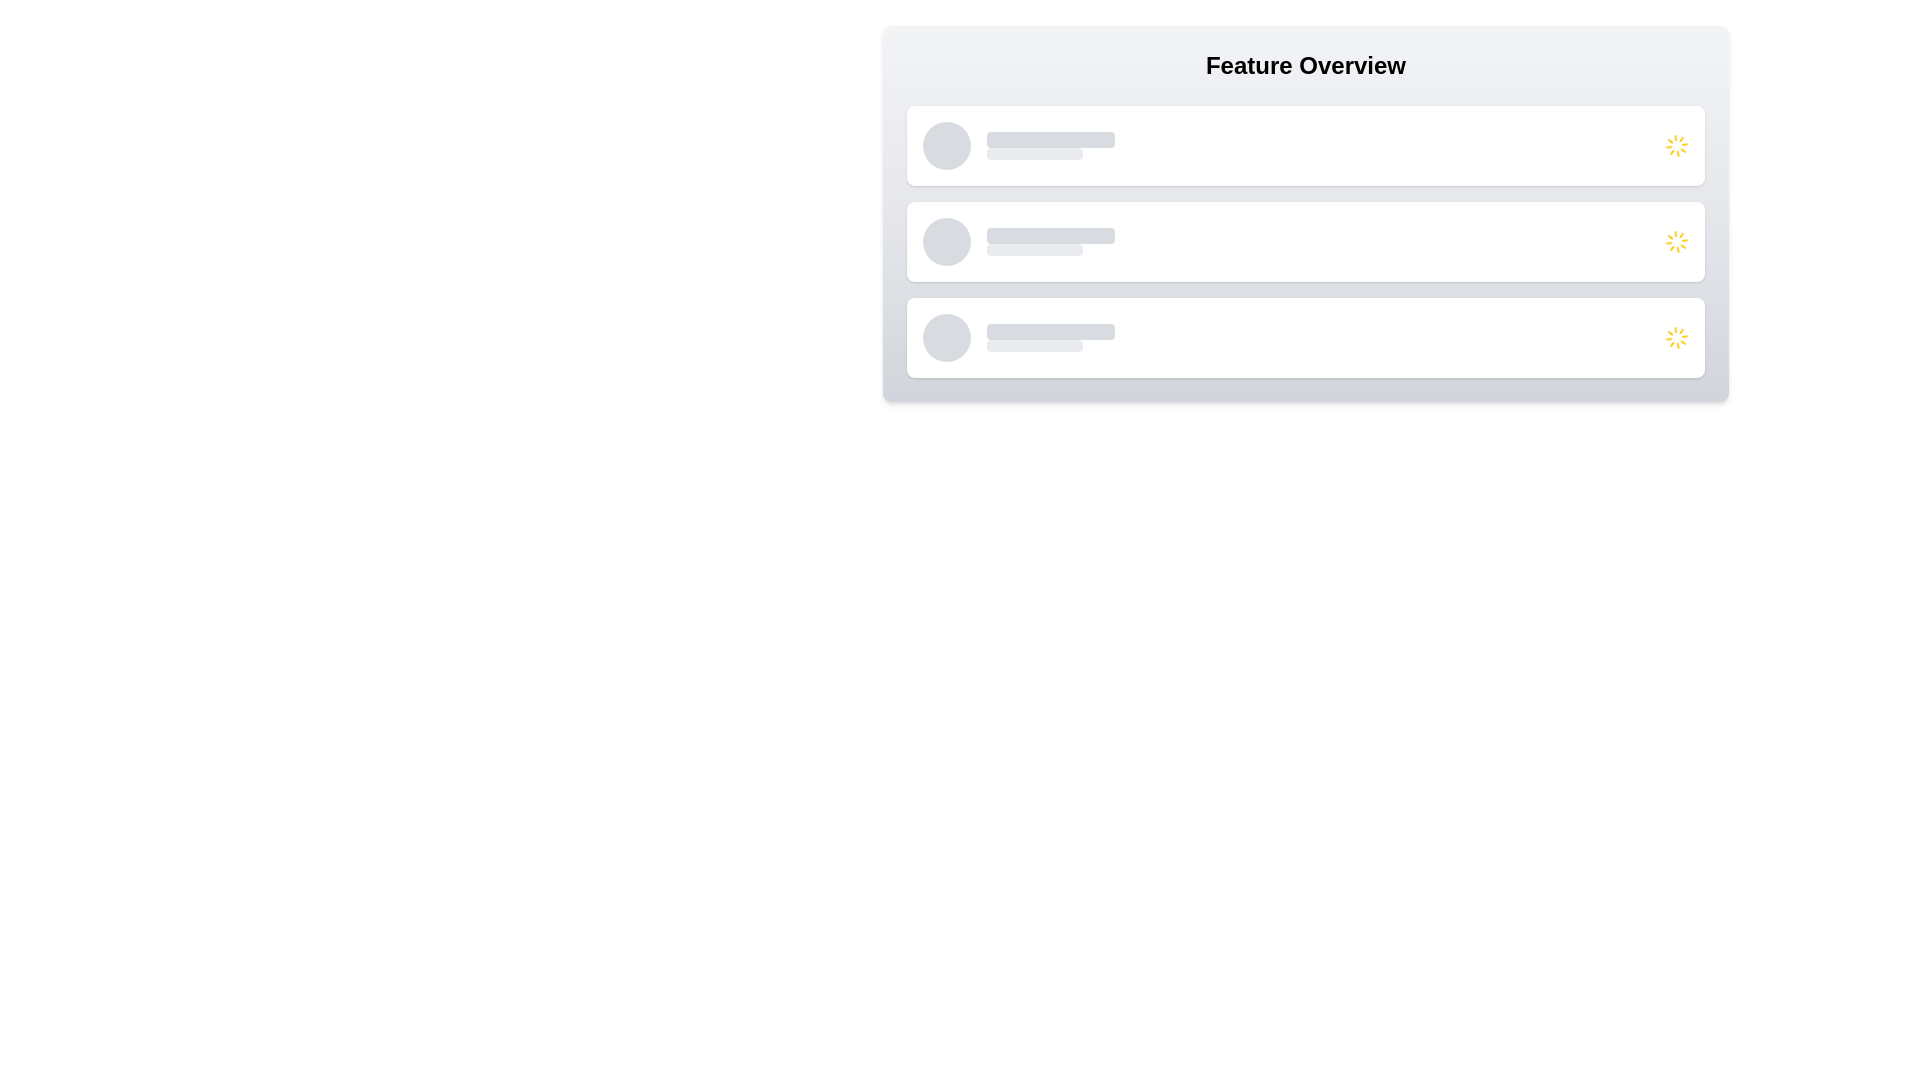 The width and height of the screenshot is (1920, 1080). What do you see at coordinates (1035, 153) in the screenshot?
I see `the Loading or placeholder indicator, which serves as a visual placeholder at the top of a vertical list, aligned with a circular shape` at bounding box center [1035, 153].